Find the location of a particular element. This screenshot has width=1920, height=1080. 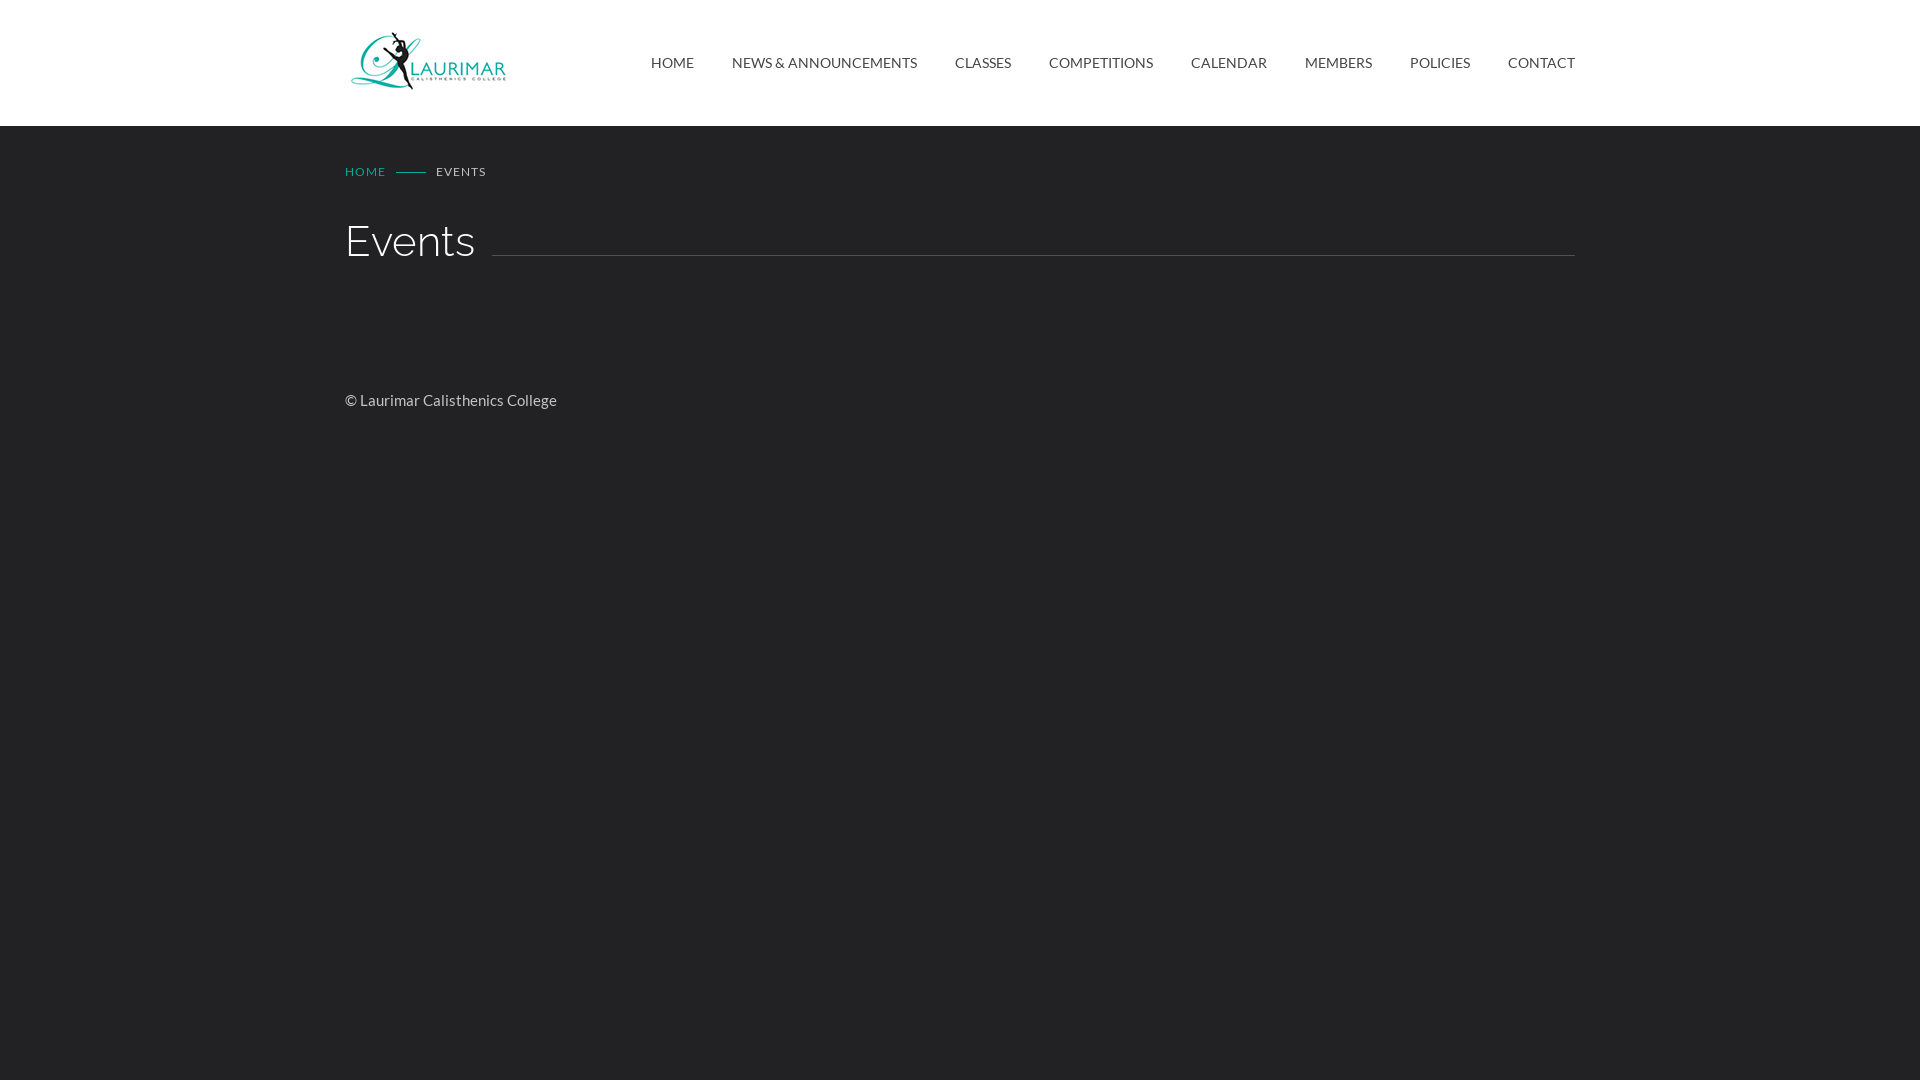

'MEMBERS' is located at coordinates (1266, 61).